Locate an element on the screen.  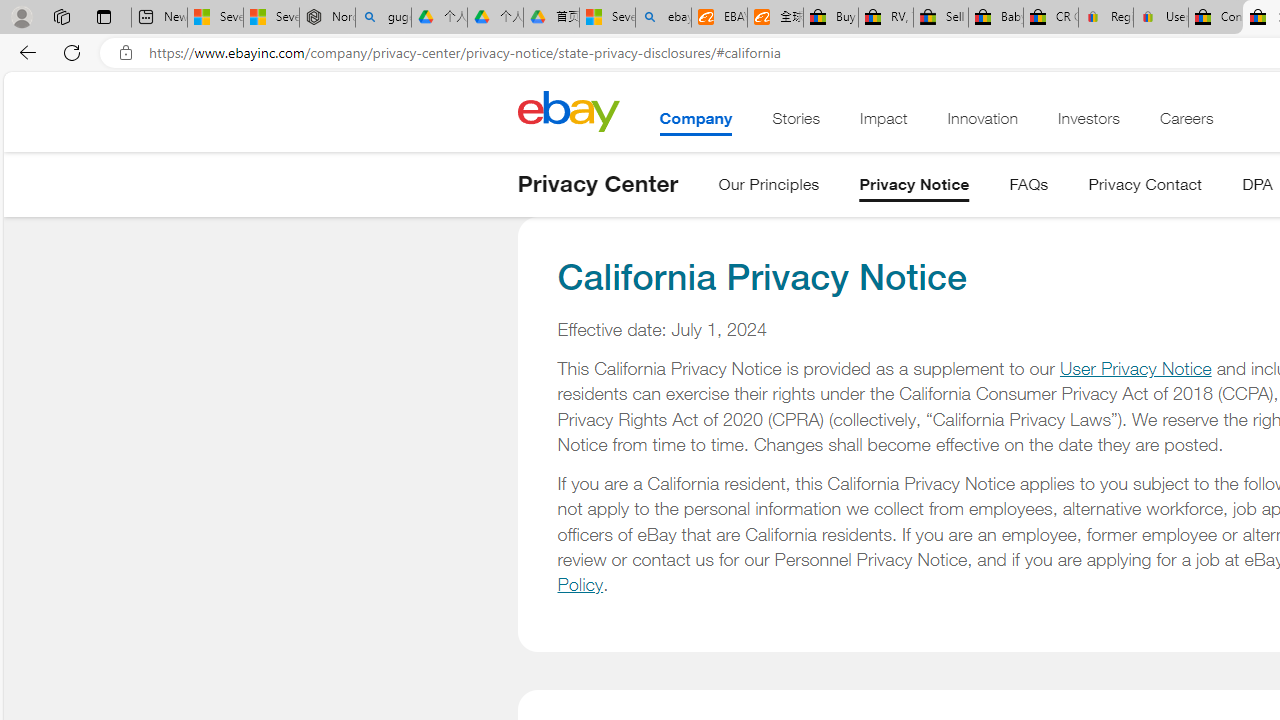
'DPA' is located at coordinates (1256, 188).